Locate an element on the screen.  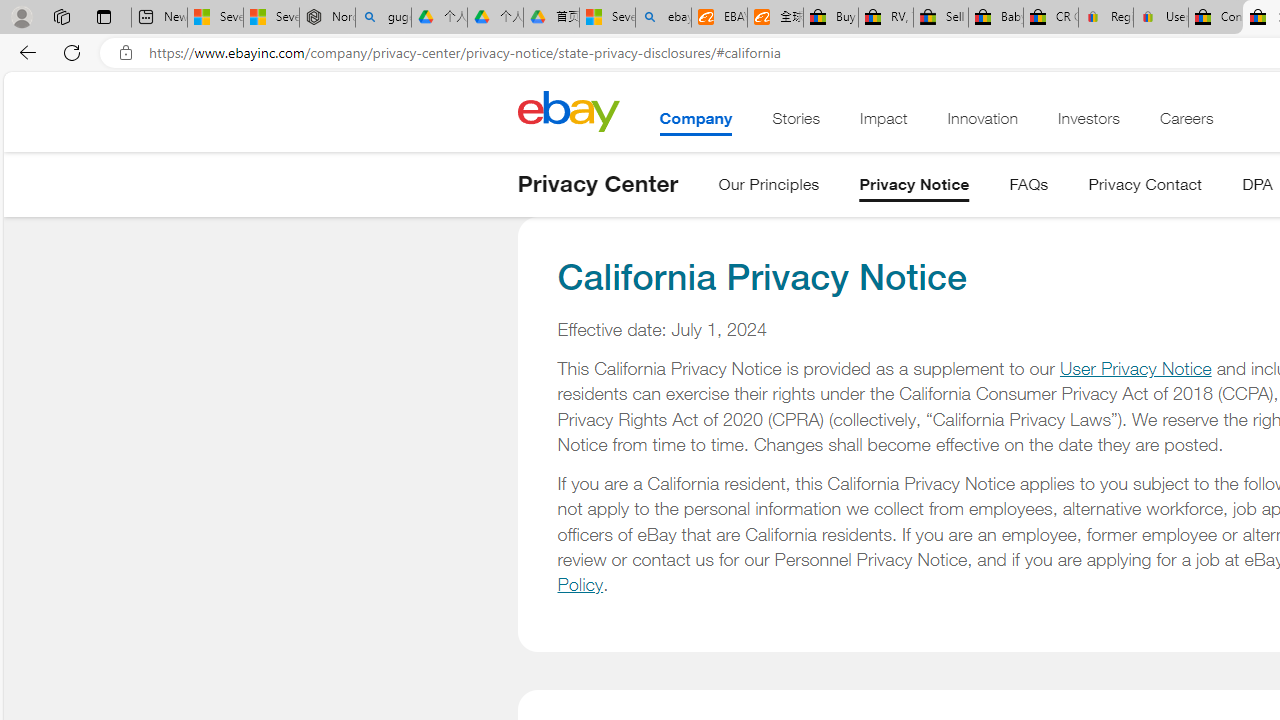
'DPA' is located at coordinates (1256, 188).